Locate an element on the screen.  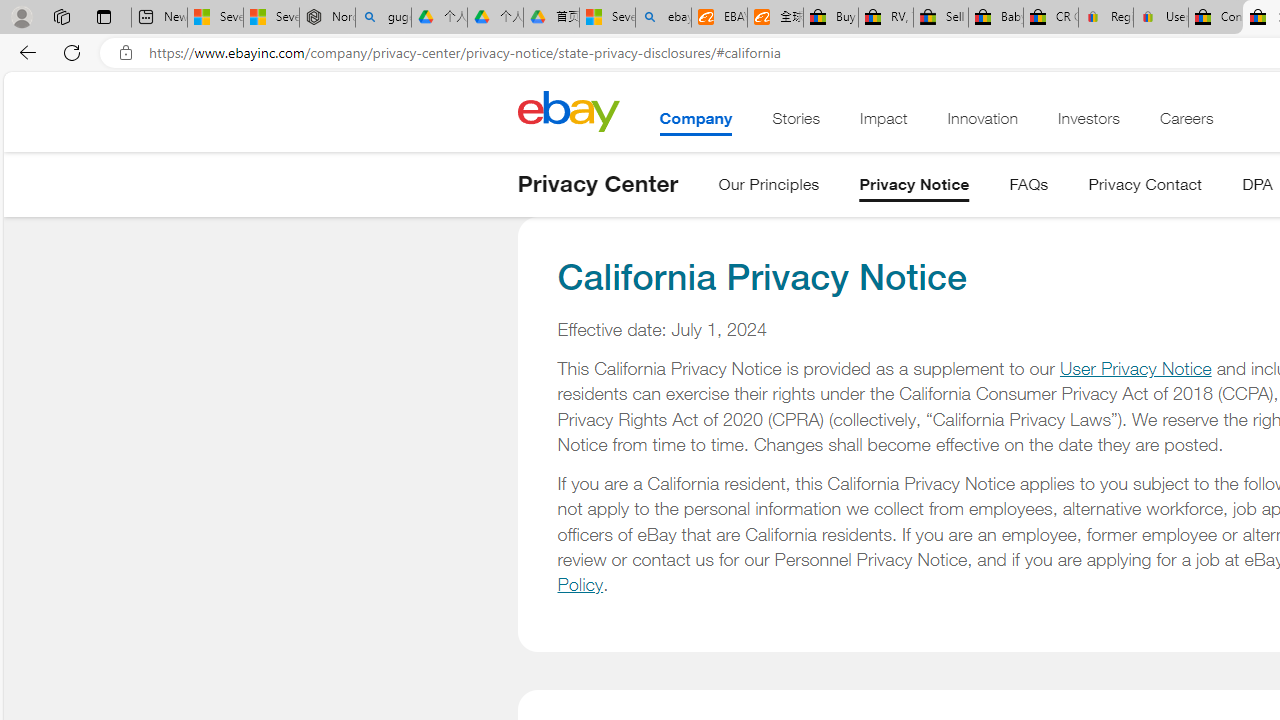
'DPA' is located at coordinates (1256, 188).